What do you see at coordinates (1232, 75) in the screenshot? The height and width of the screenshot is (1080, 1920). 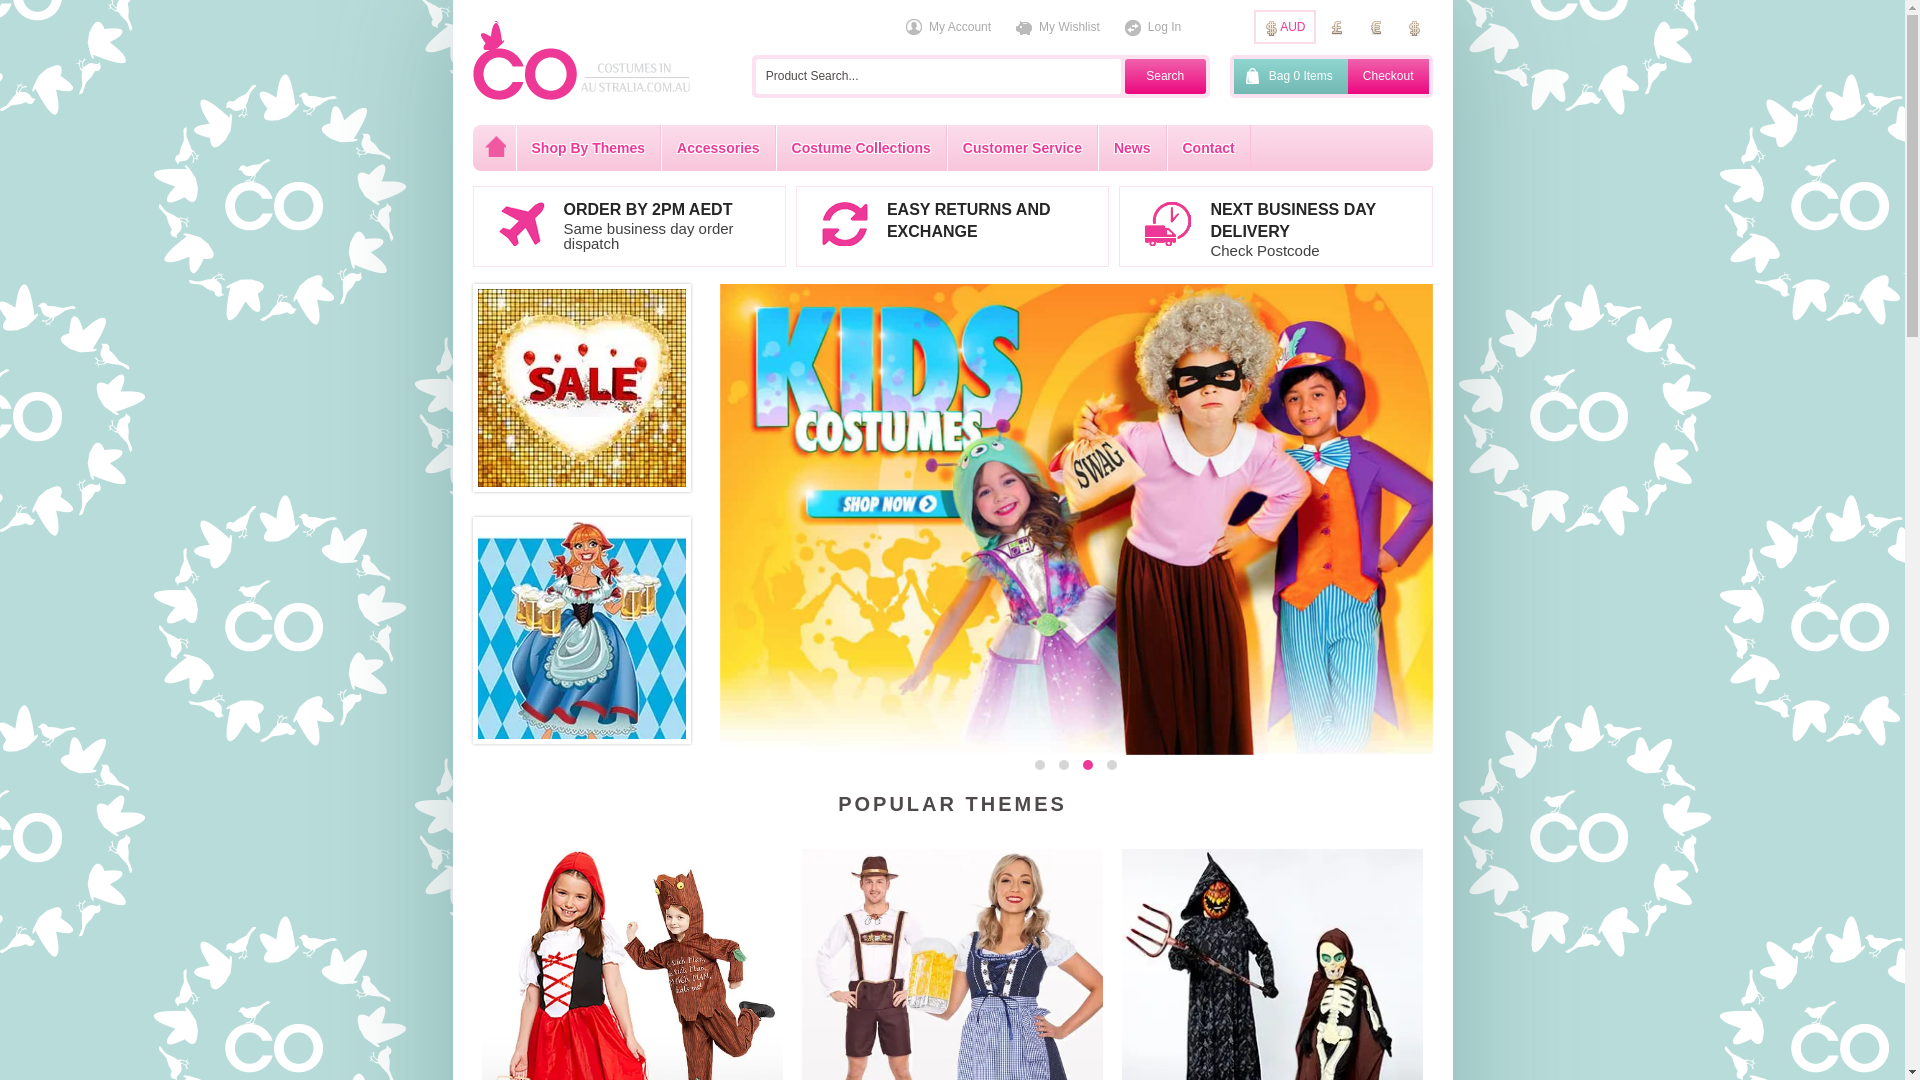 I see `'Bag 0 Items'` at bounding box center [1232, 75].